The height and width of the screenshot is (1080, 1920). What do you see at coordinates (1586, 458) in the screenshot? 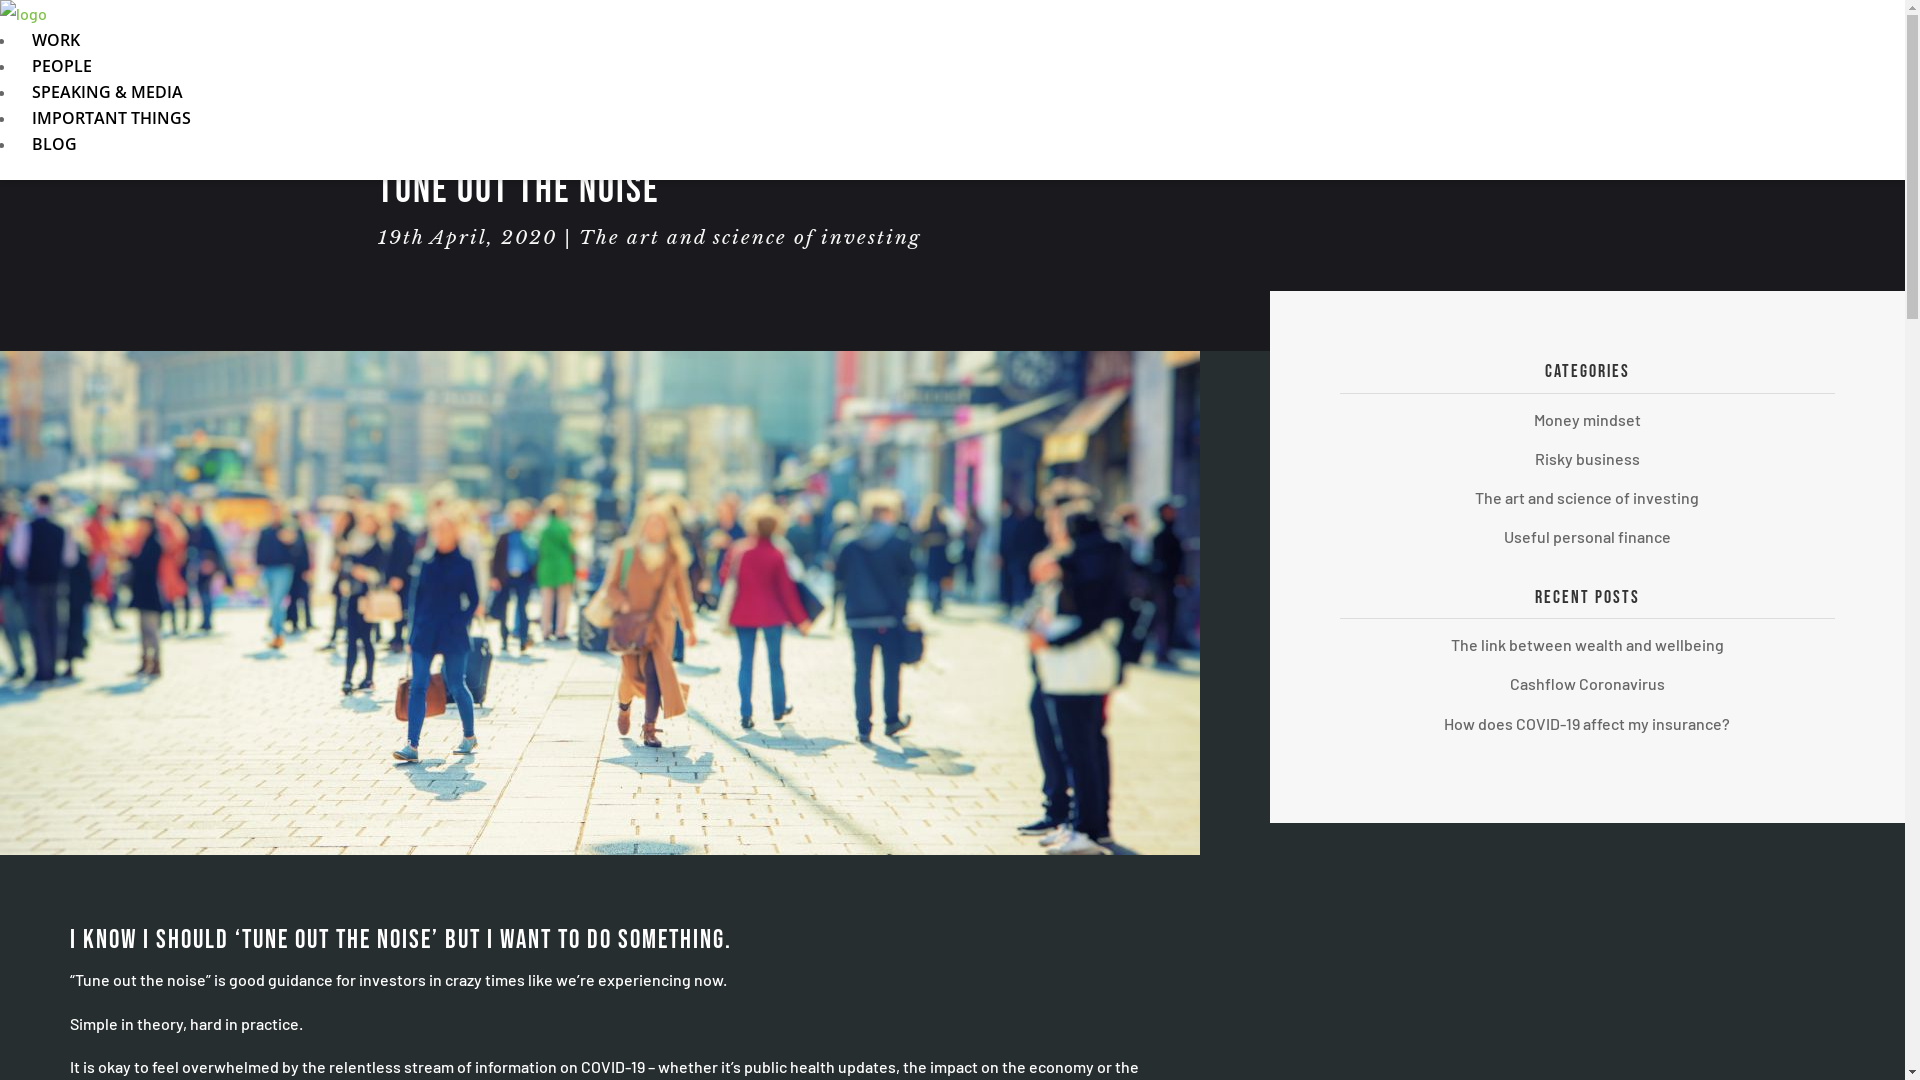
I see `'Risky business'` at bounding box center [1586, 458].